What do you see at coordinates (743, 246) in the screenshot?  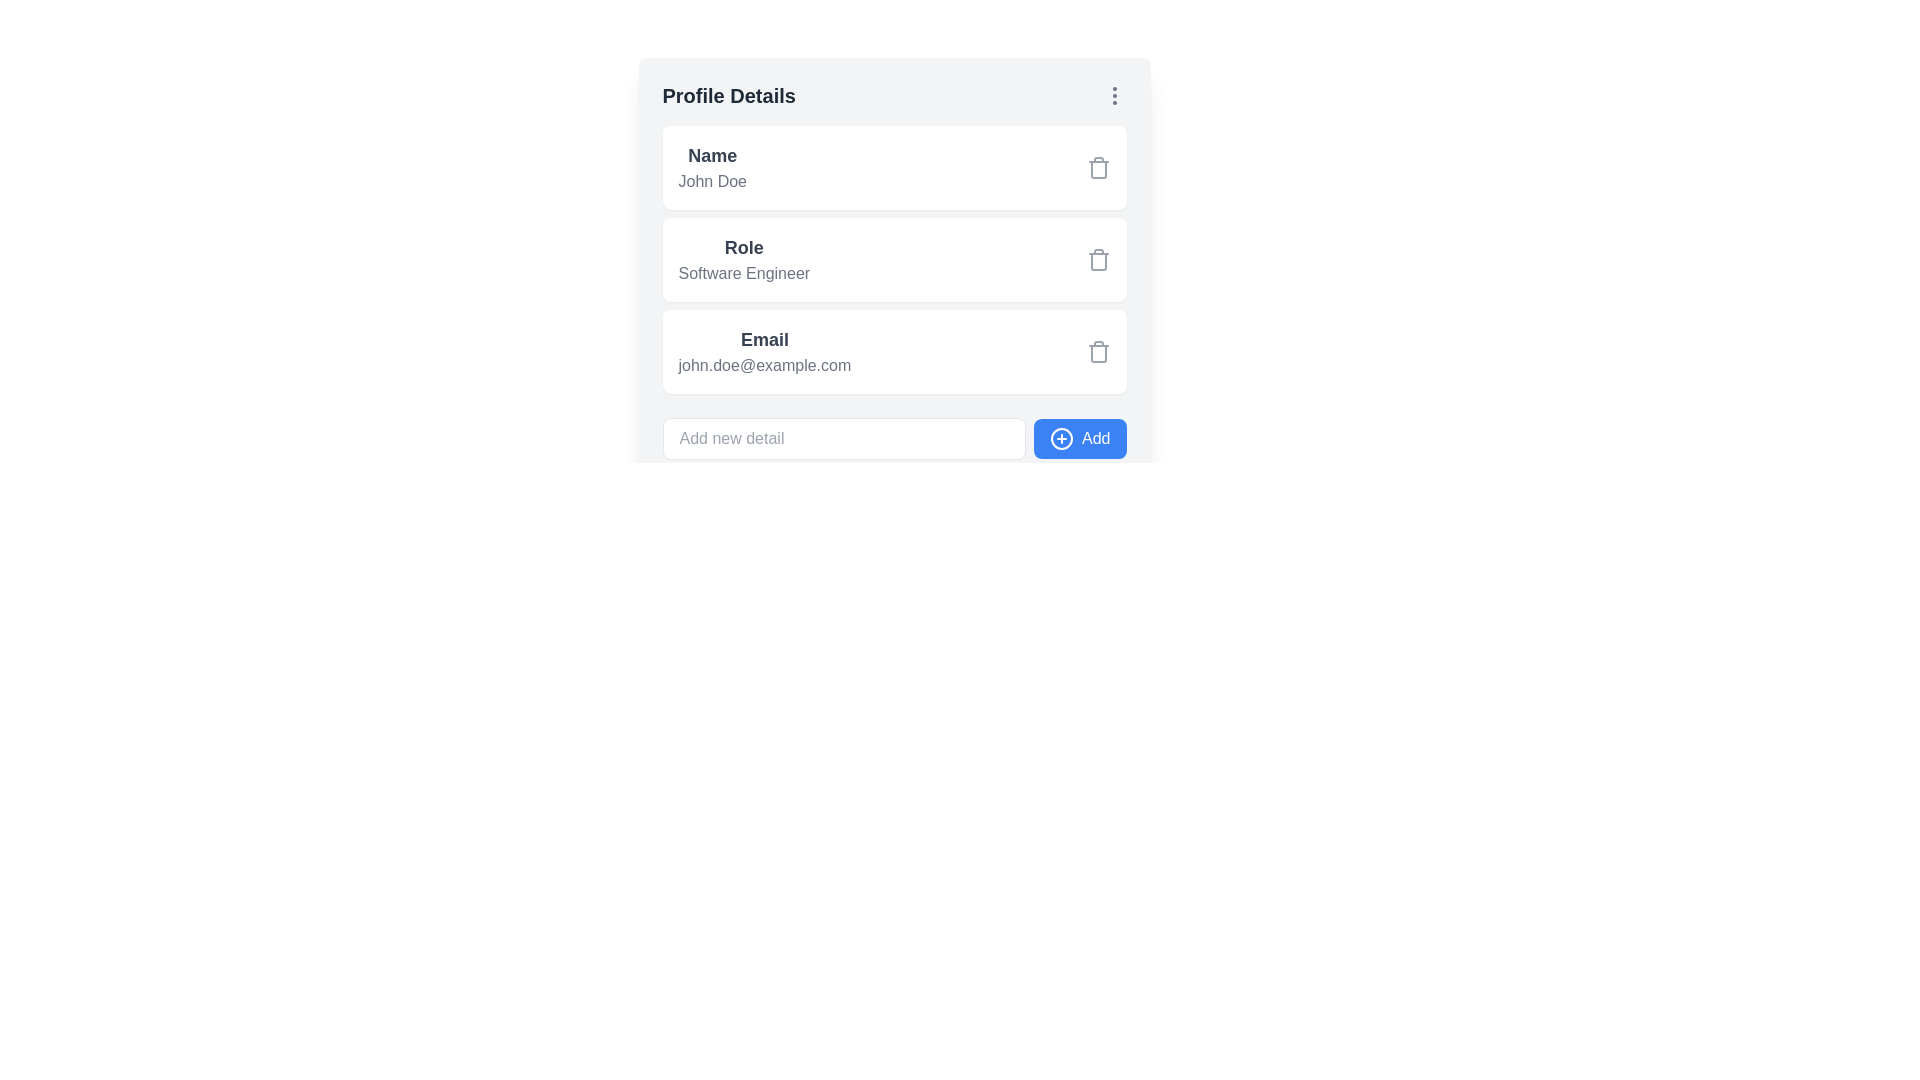 I see `the 'Role' text label, which is styled in bold and positioned above 'Software Engineer' within the Profile Details section` at bounding box center [743, 246].